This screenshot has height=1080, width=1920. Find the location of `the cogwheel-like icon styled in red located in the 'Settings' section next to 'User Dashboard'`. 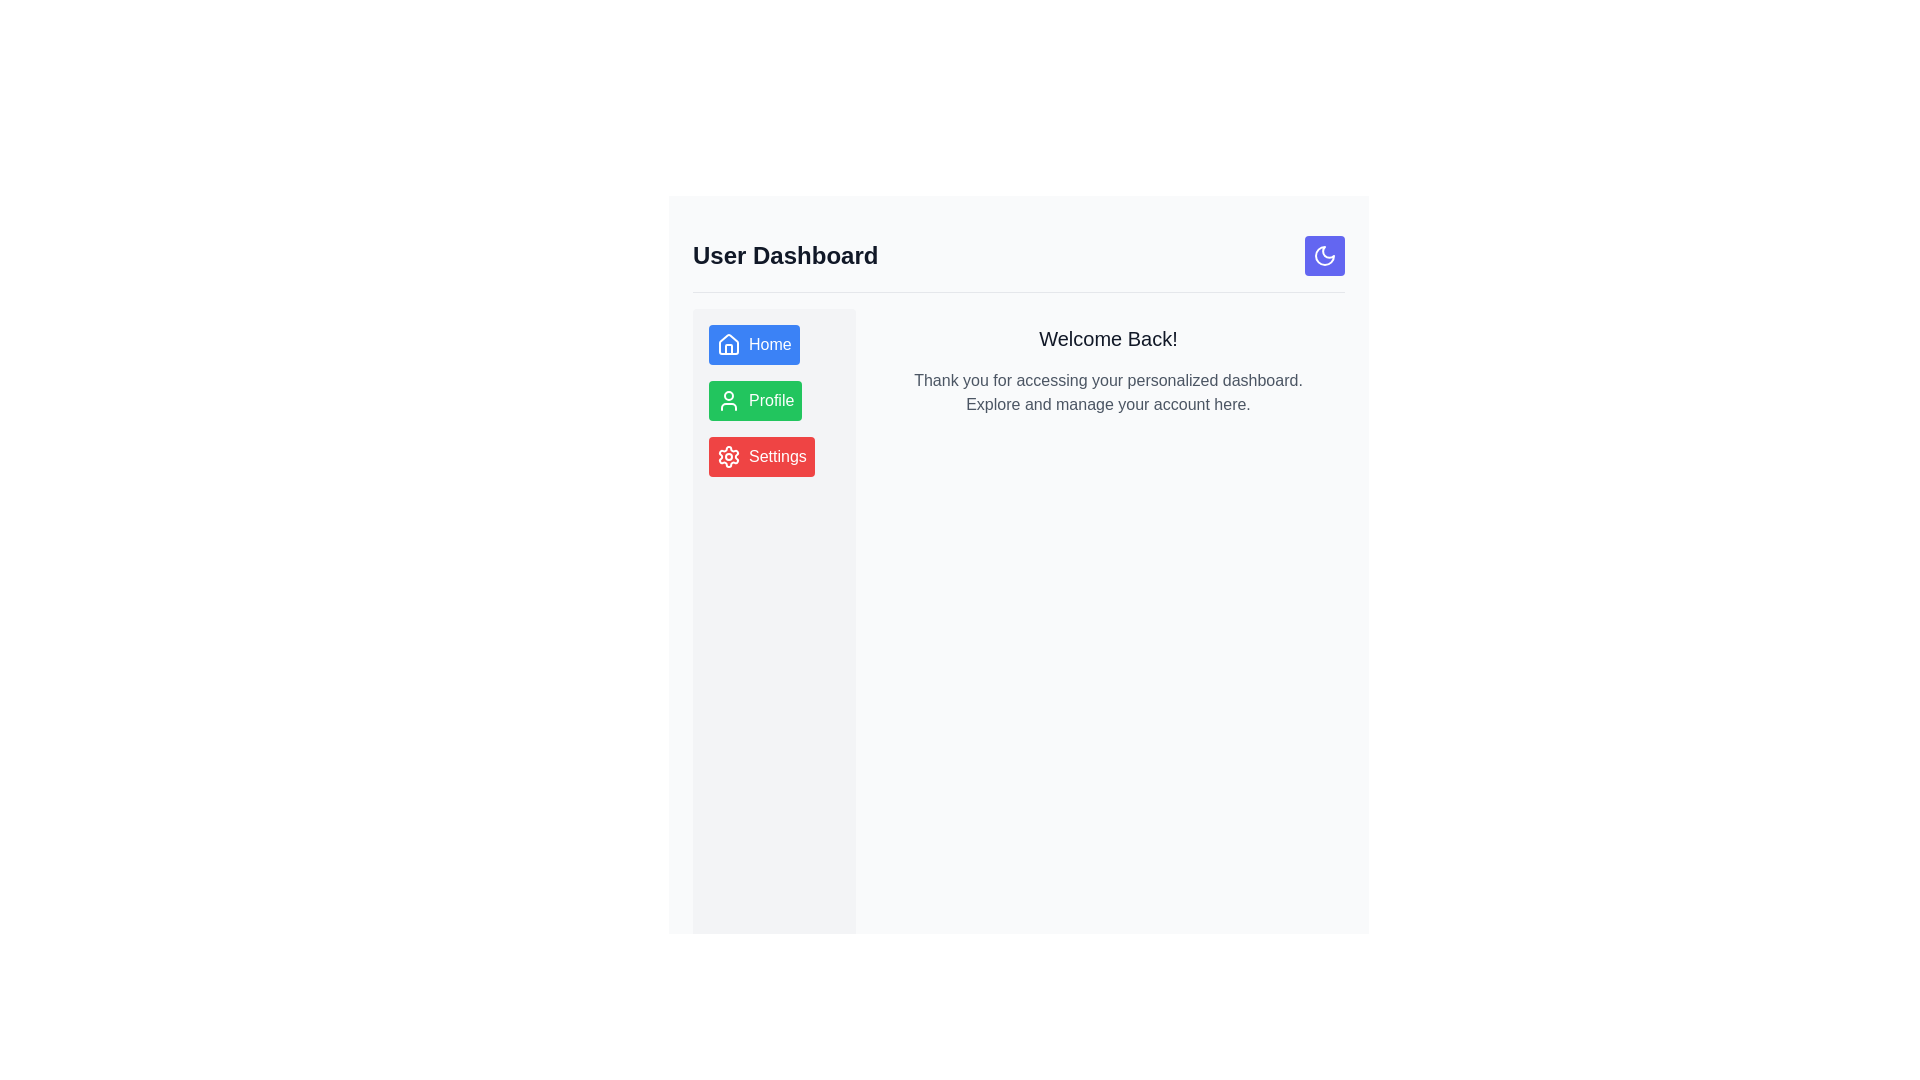

the cogwheel-like icon styled in red located in the 'Settings' section next to 'User Dashboard' is located at coordinates (728, 456).